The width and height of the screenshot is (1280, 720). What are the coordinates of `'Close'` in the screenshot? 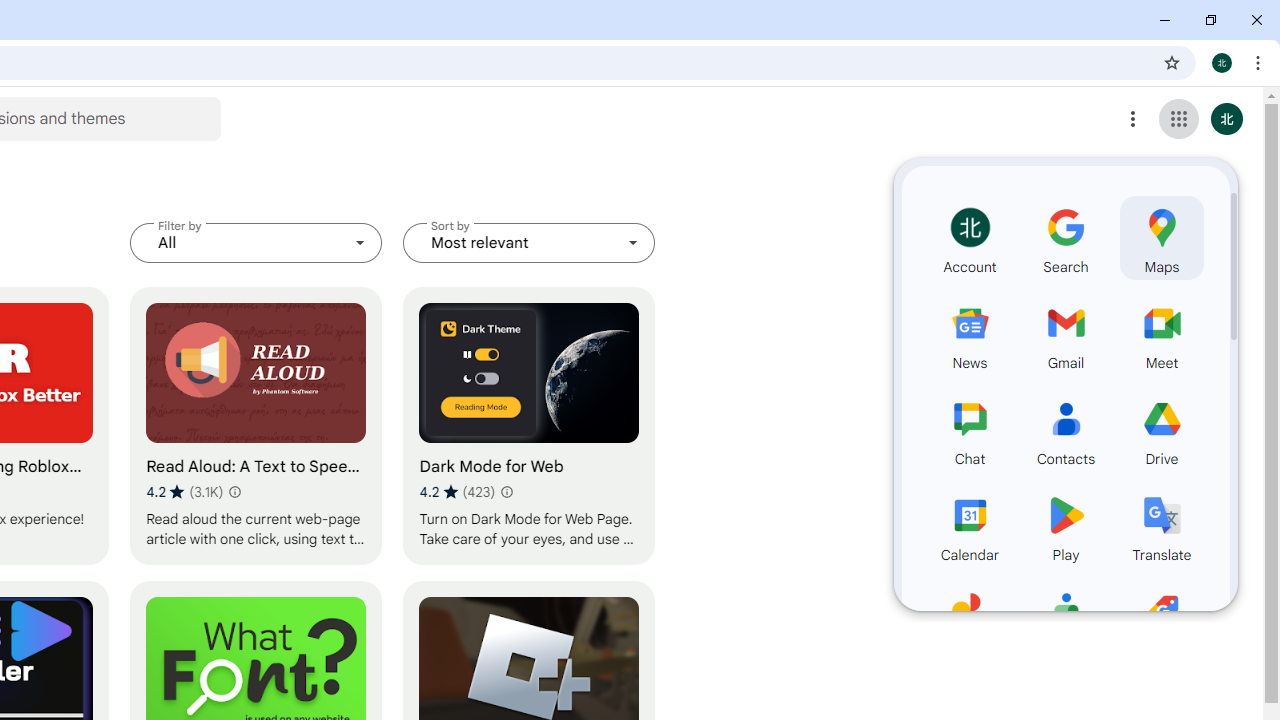 It's located at (1255, 20).